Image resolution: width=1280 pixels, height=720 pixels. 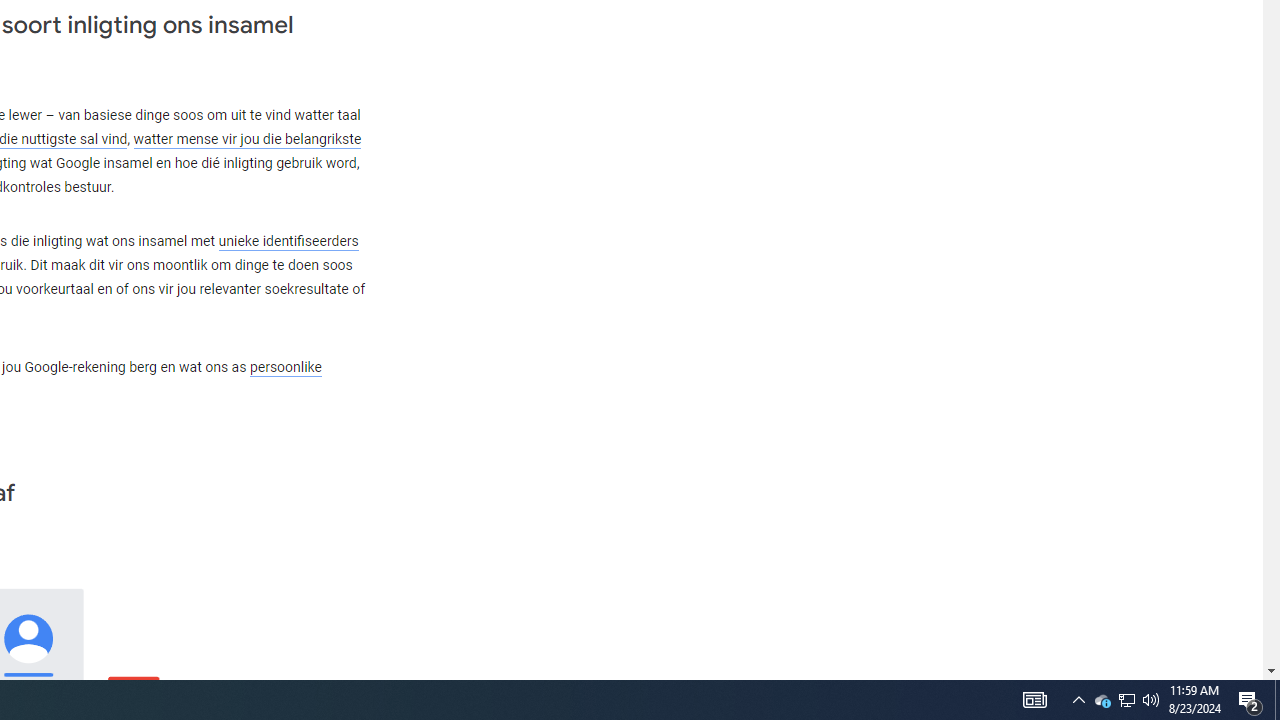 What do you see at coordinates (287, 240) in the screenshot?
I see `'unieke identifiseerders'` at bounding box center [287, 240].